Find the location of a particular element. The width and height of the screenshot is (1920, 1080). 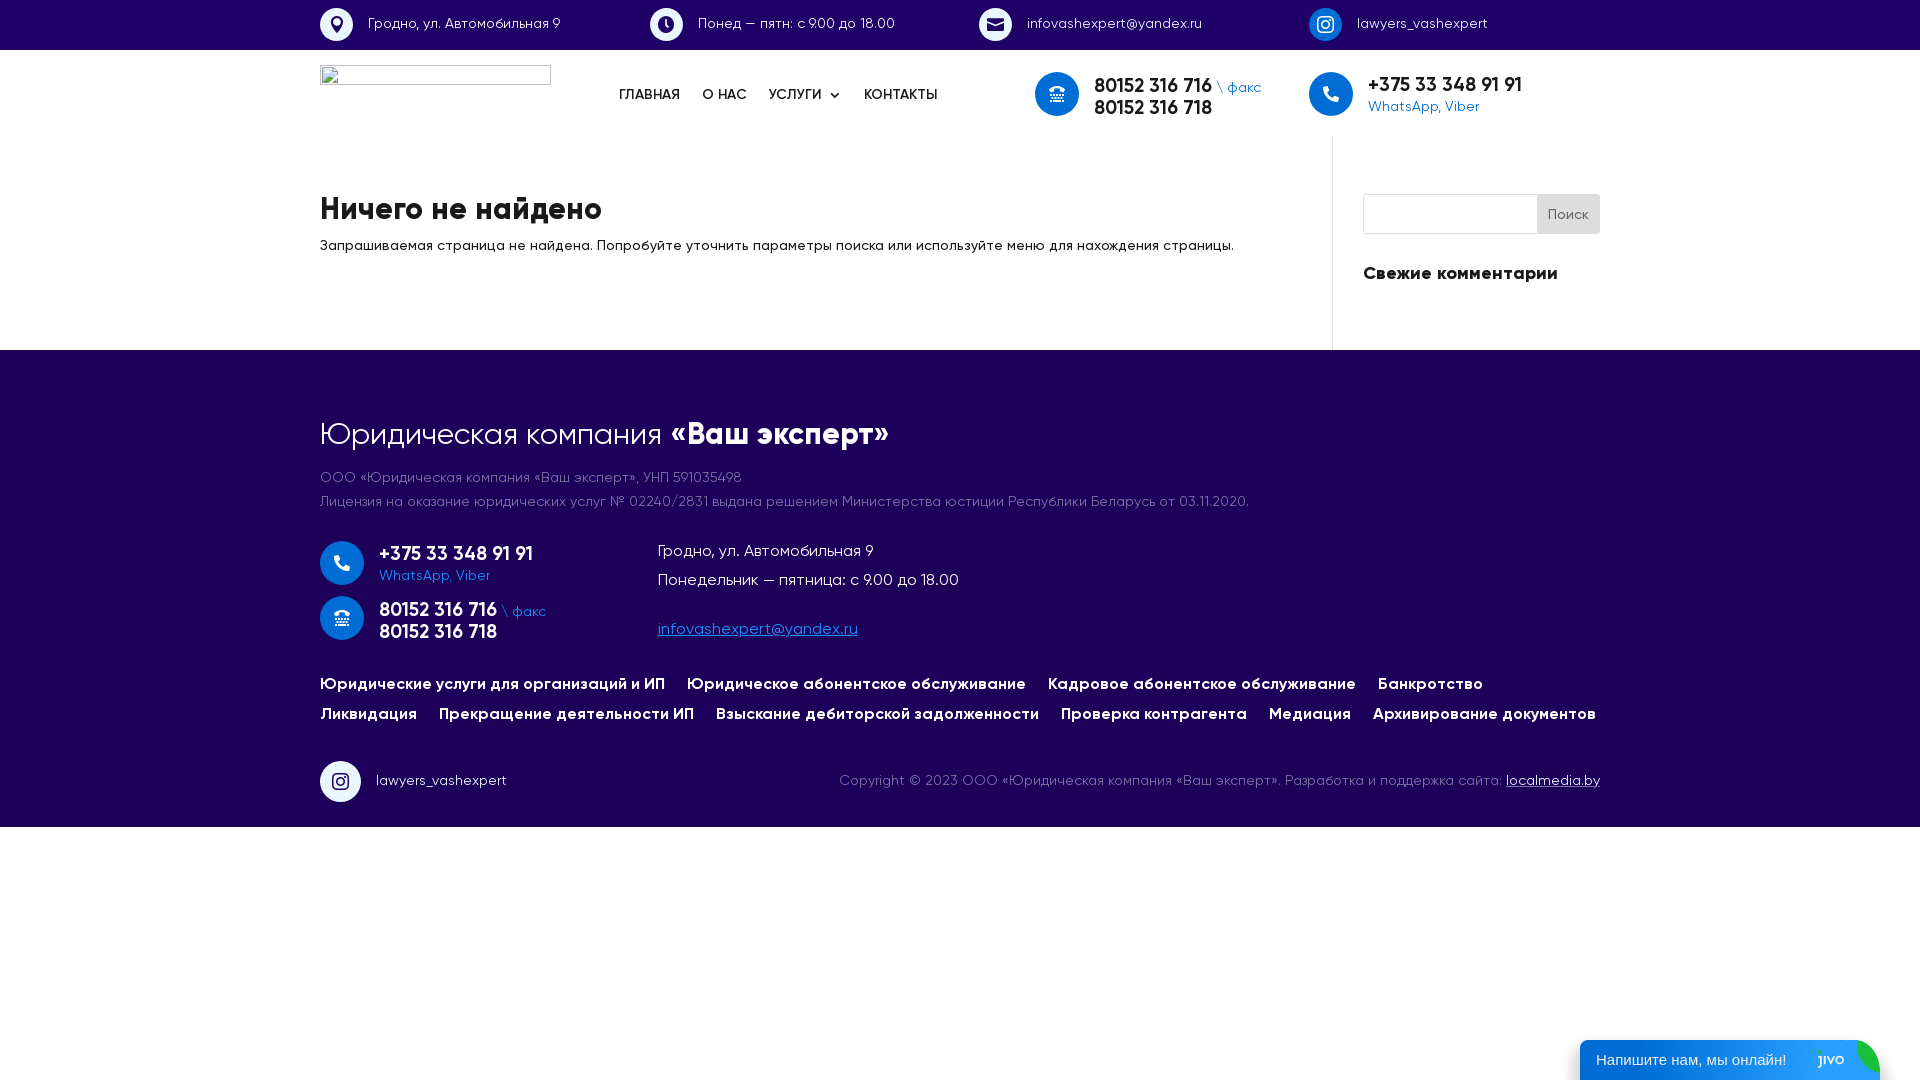

'localmedia.by' is located at coordinates (1552, 778).